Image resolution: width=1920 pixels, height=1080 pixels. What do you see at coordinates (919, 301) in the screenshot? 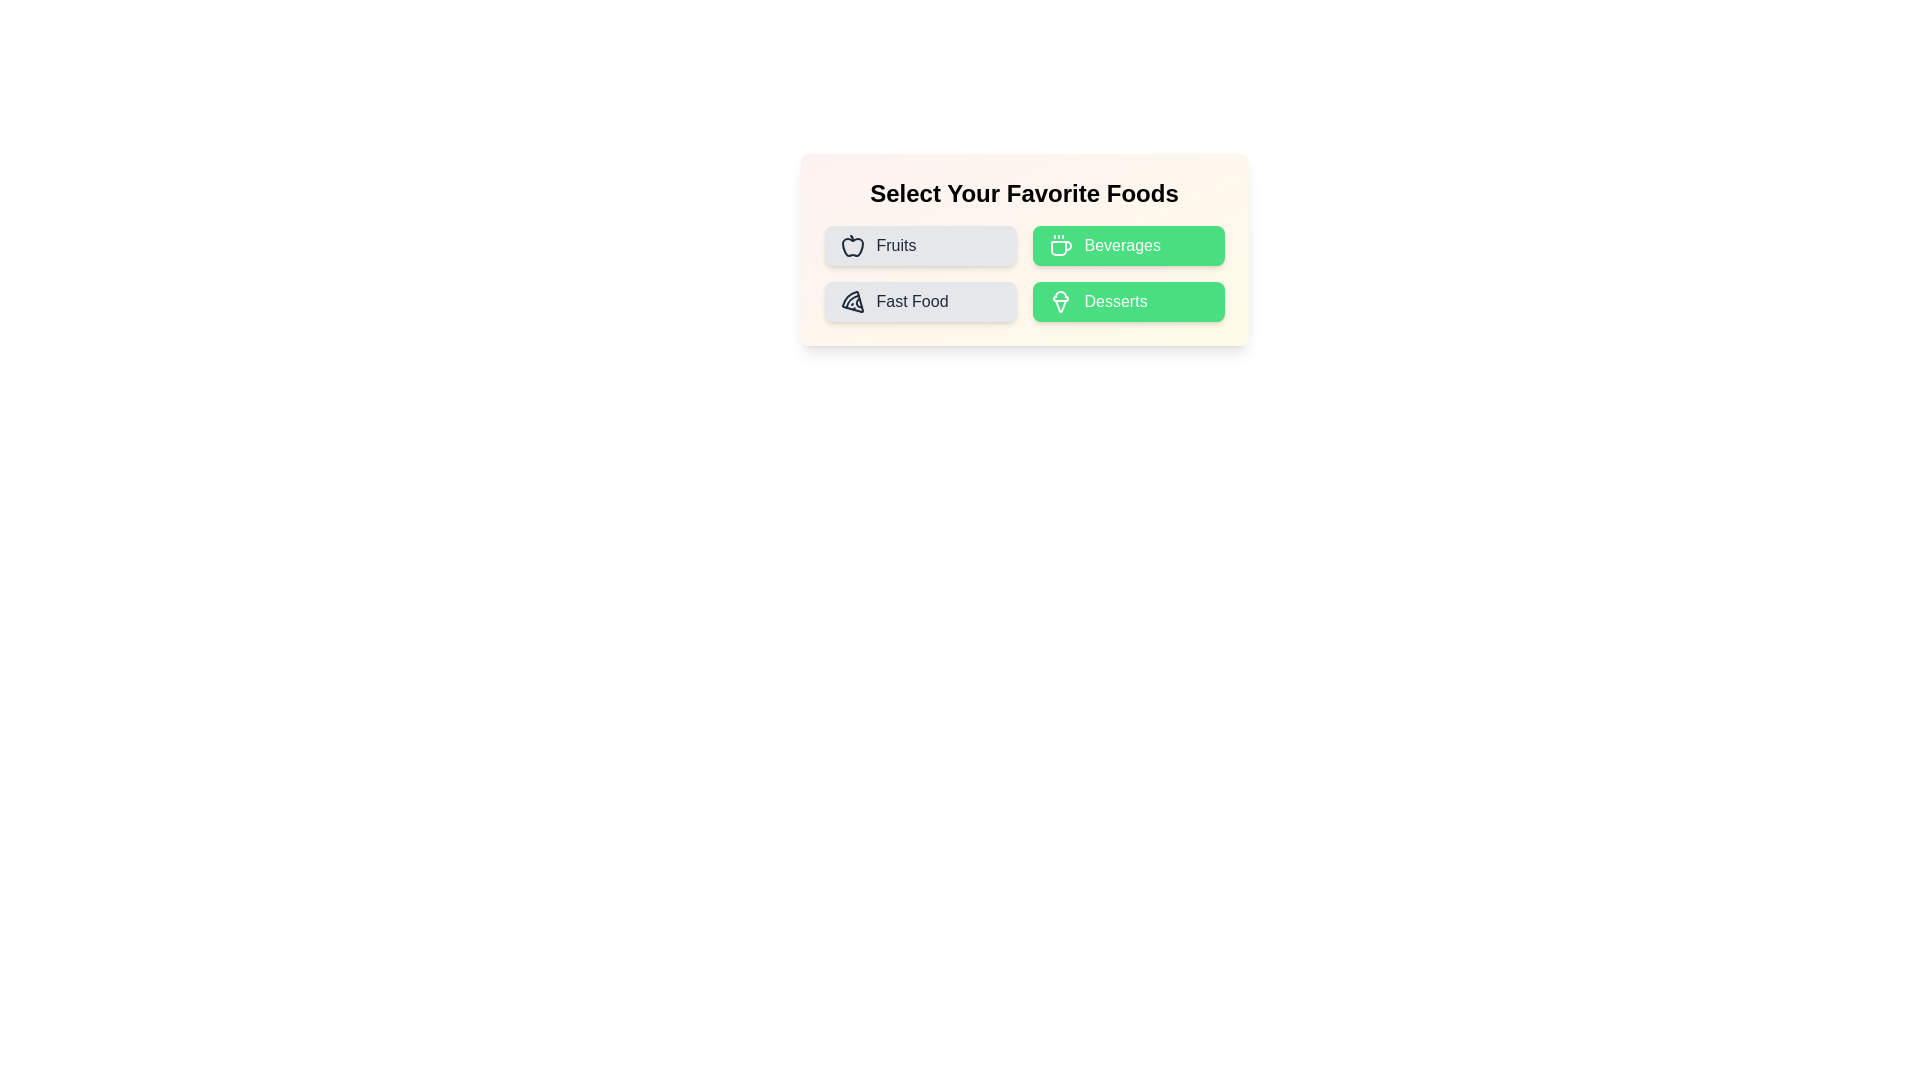
I see `the Fast Food button to inspect its icon and label` at bounding box center [919, 301].